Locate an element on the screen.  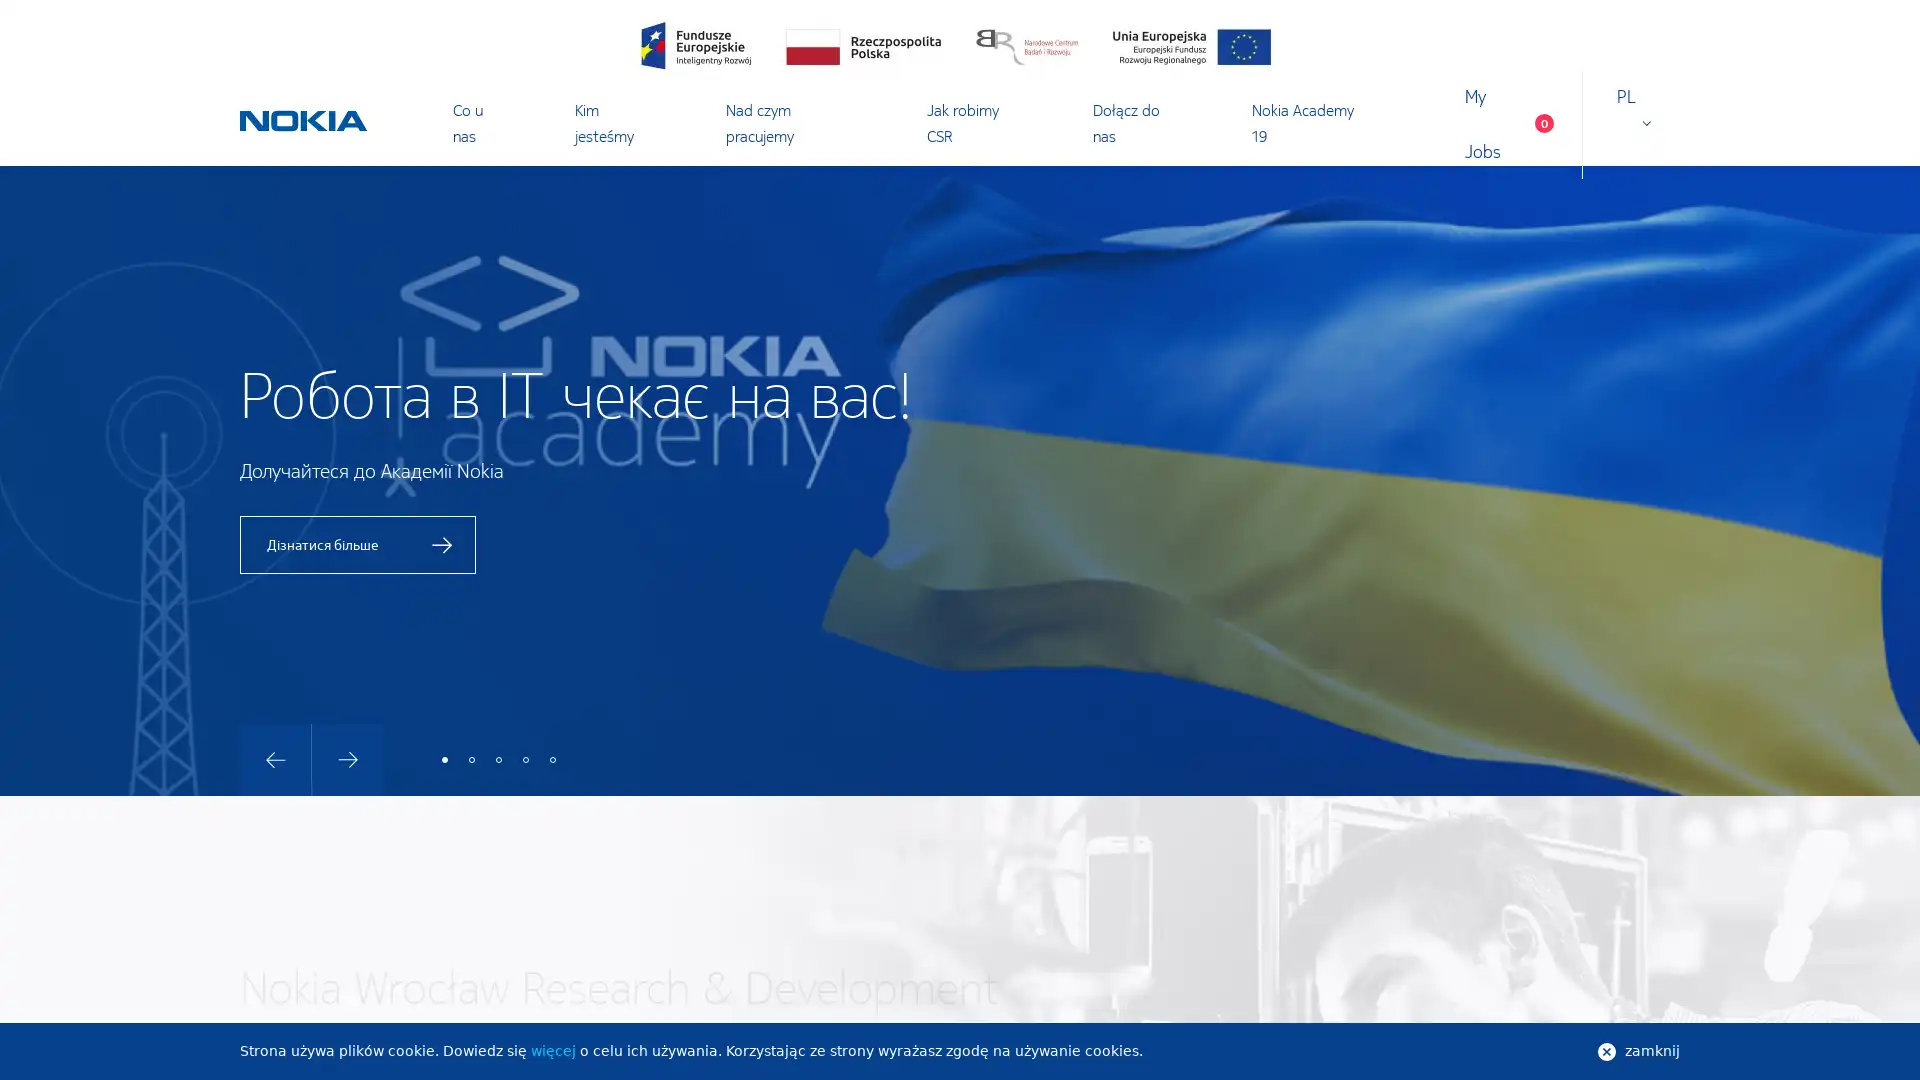
Next slide is located at coordinates (348, 759).